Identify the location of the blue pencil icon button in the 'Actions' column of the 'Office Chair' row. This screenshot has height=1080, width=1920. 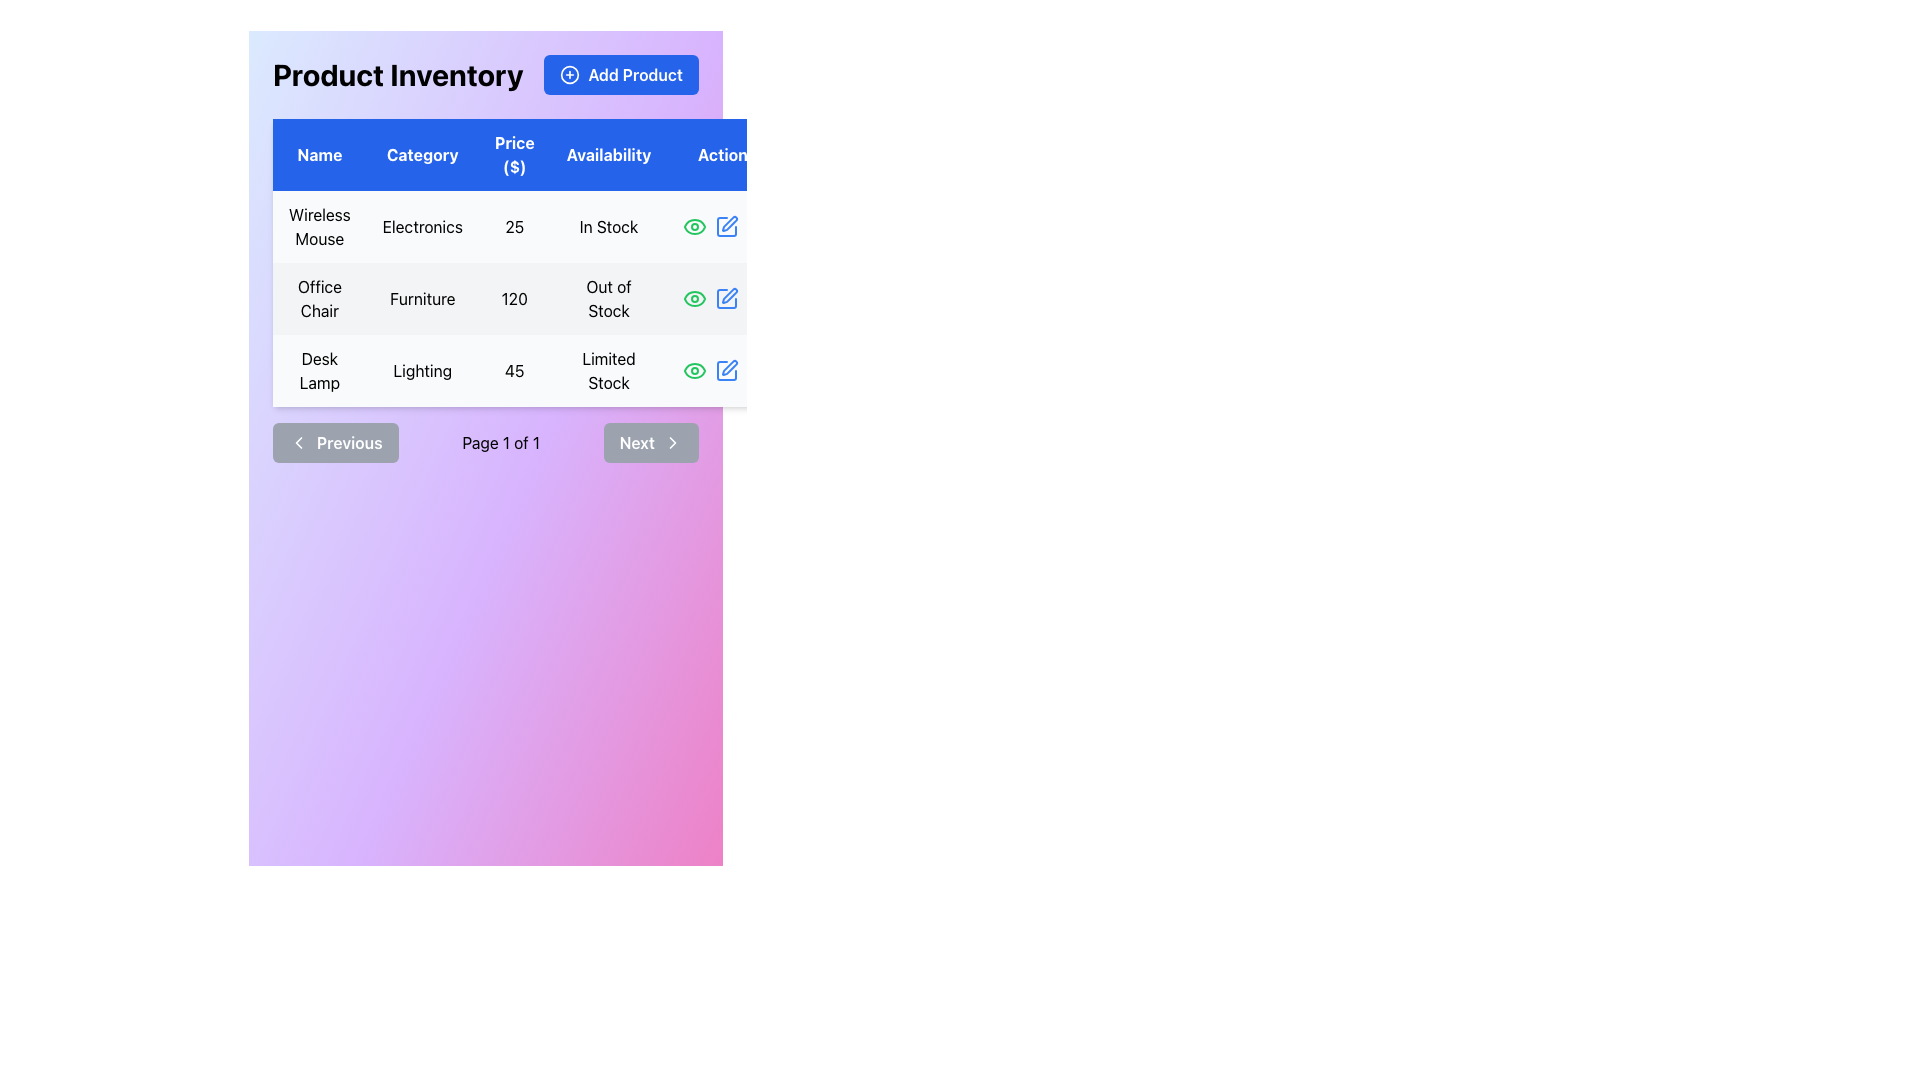
(726, 299).